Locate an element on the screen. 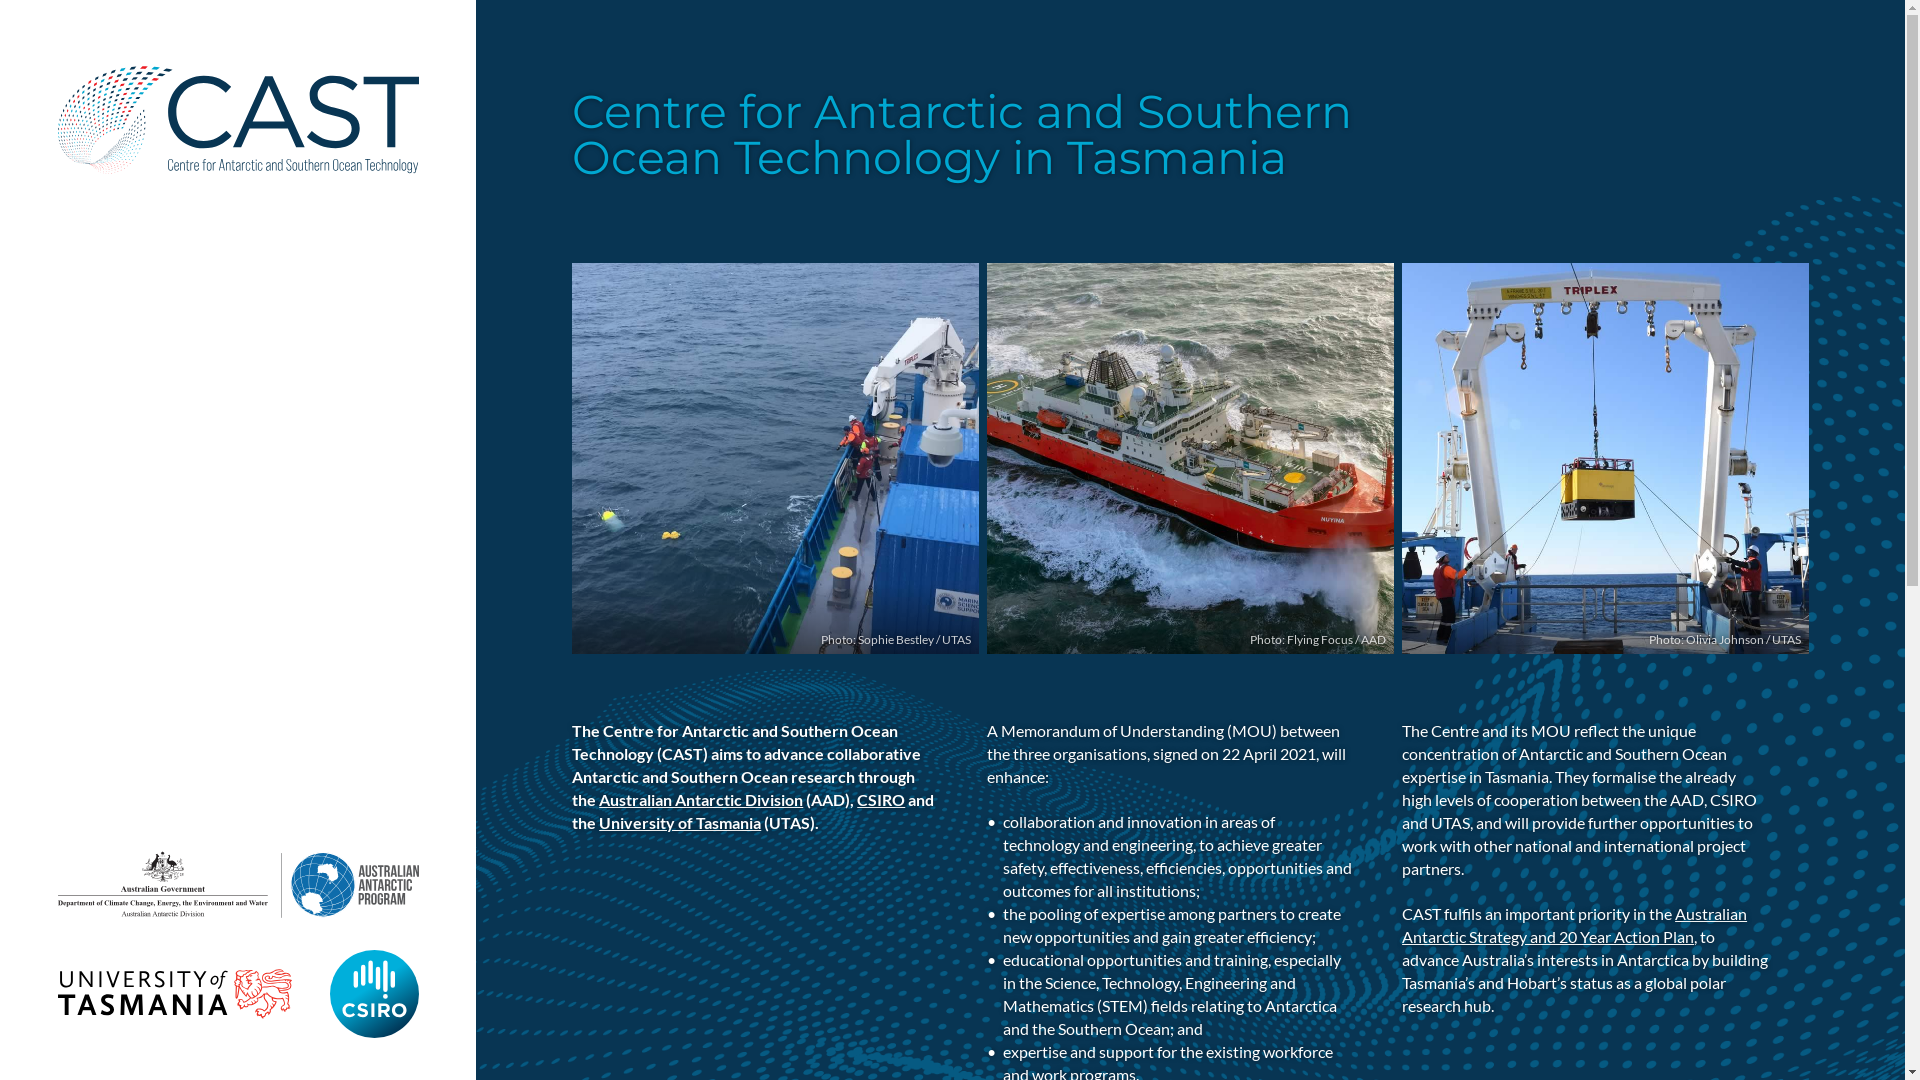 The width and height of the screenshot is (1920, 1080). 'Australian Antarctic Division' is located at coordinates (700, 798).